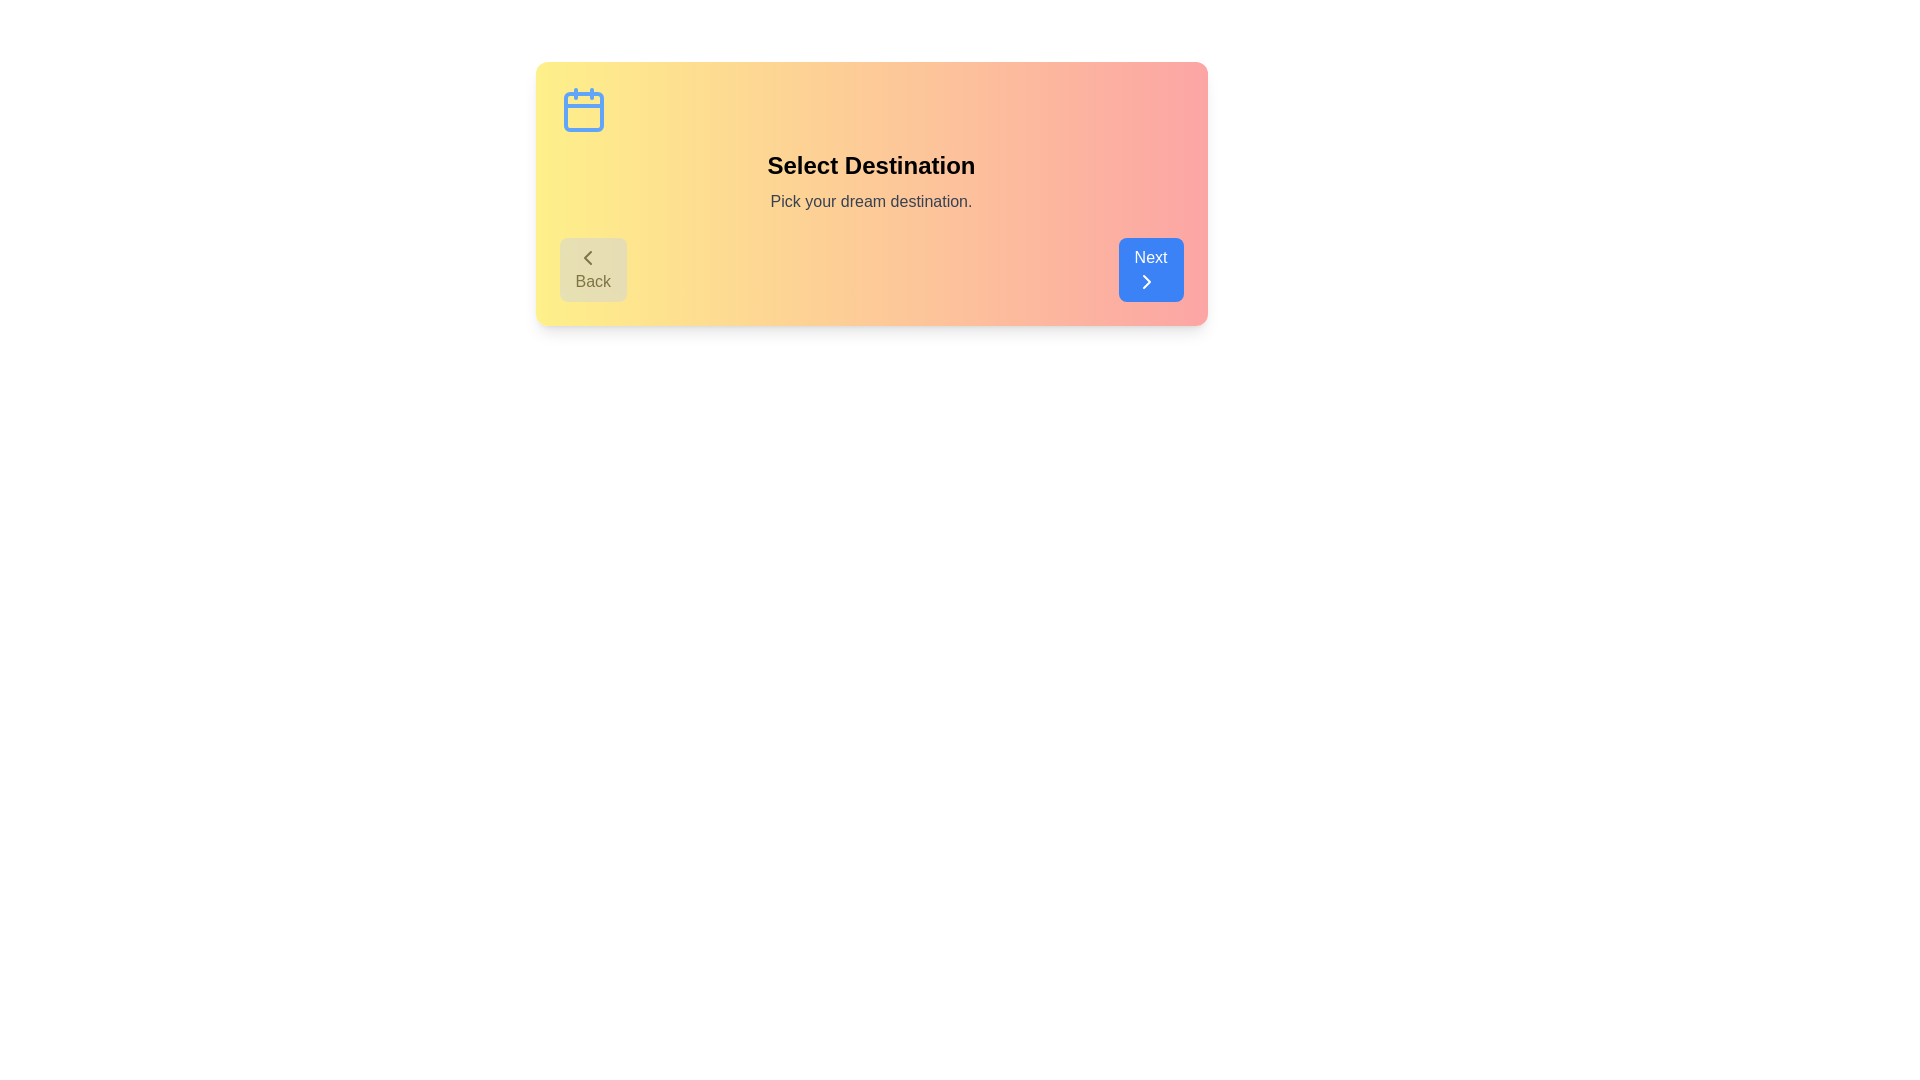 The image size is (1920, 1080). I want to click on the 'Next' button to proceed to the next step, so click(1151, 270).